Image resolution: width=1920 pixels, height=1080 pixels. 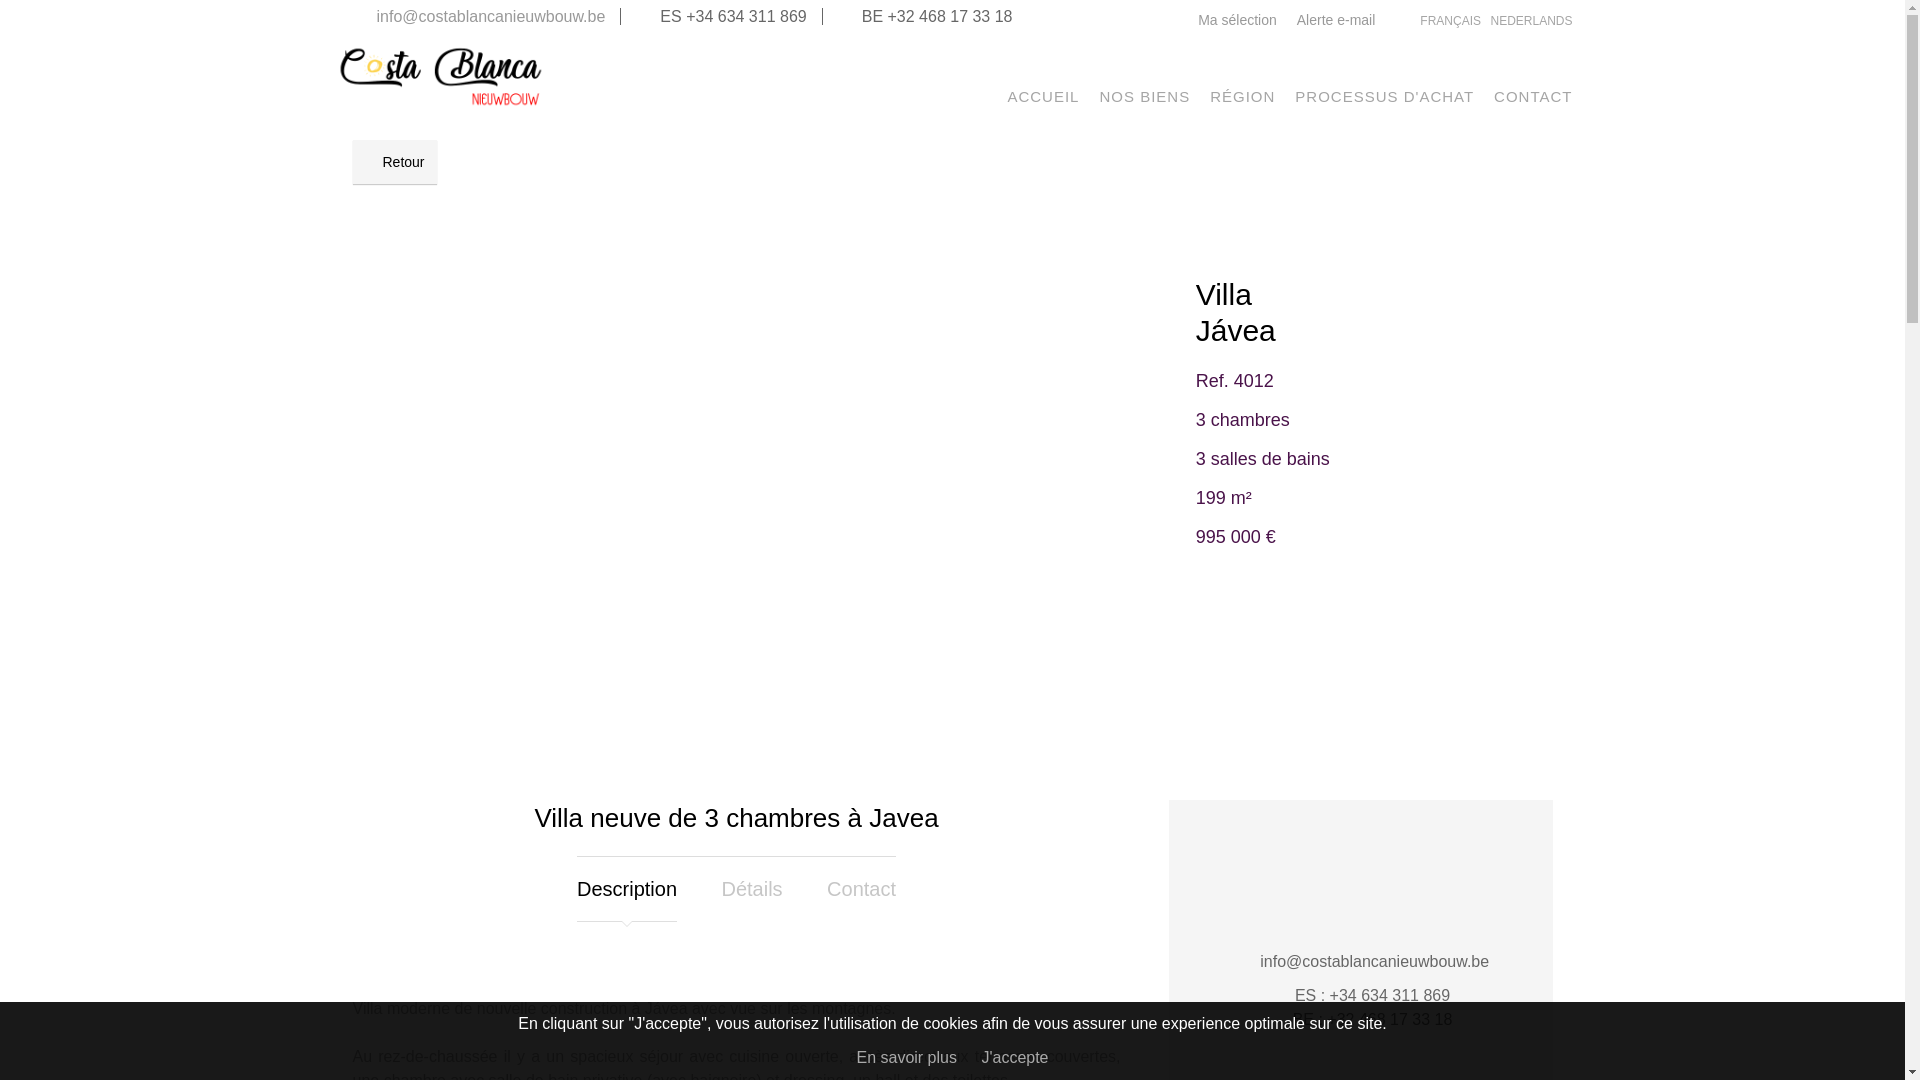 I want to click on 'CONTACT', so click(x=1531, y=96).